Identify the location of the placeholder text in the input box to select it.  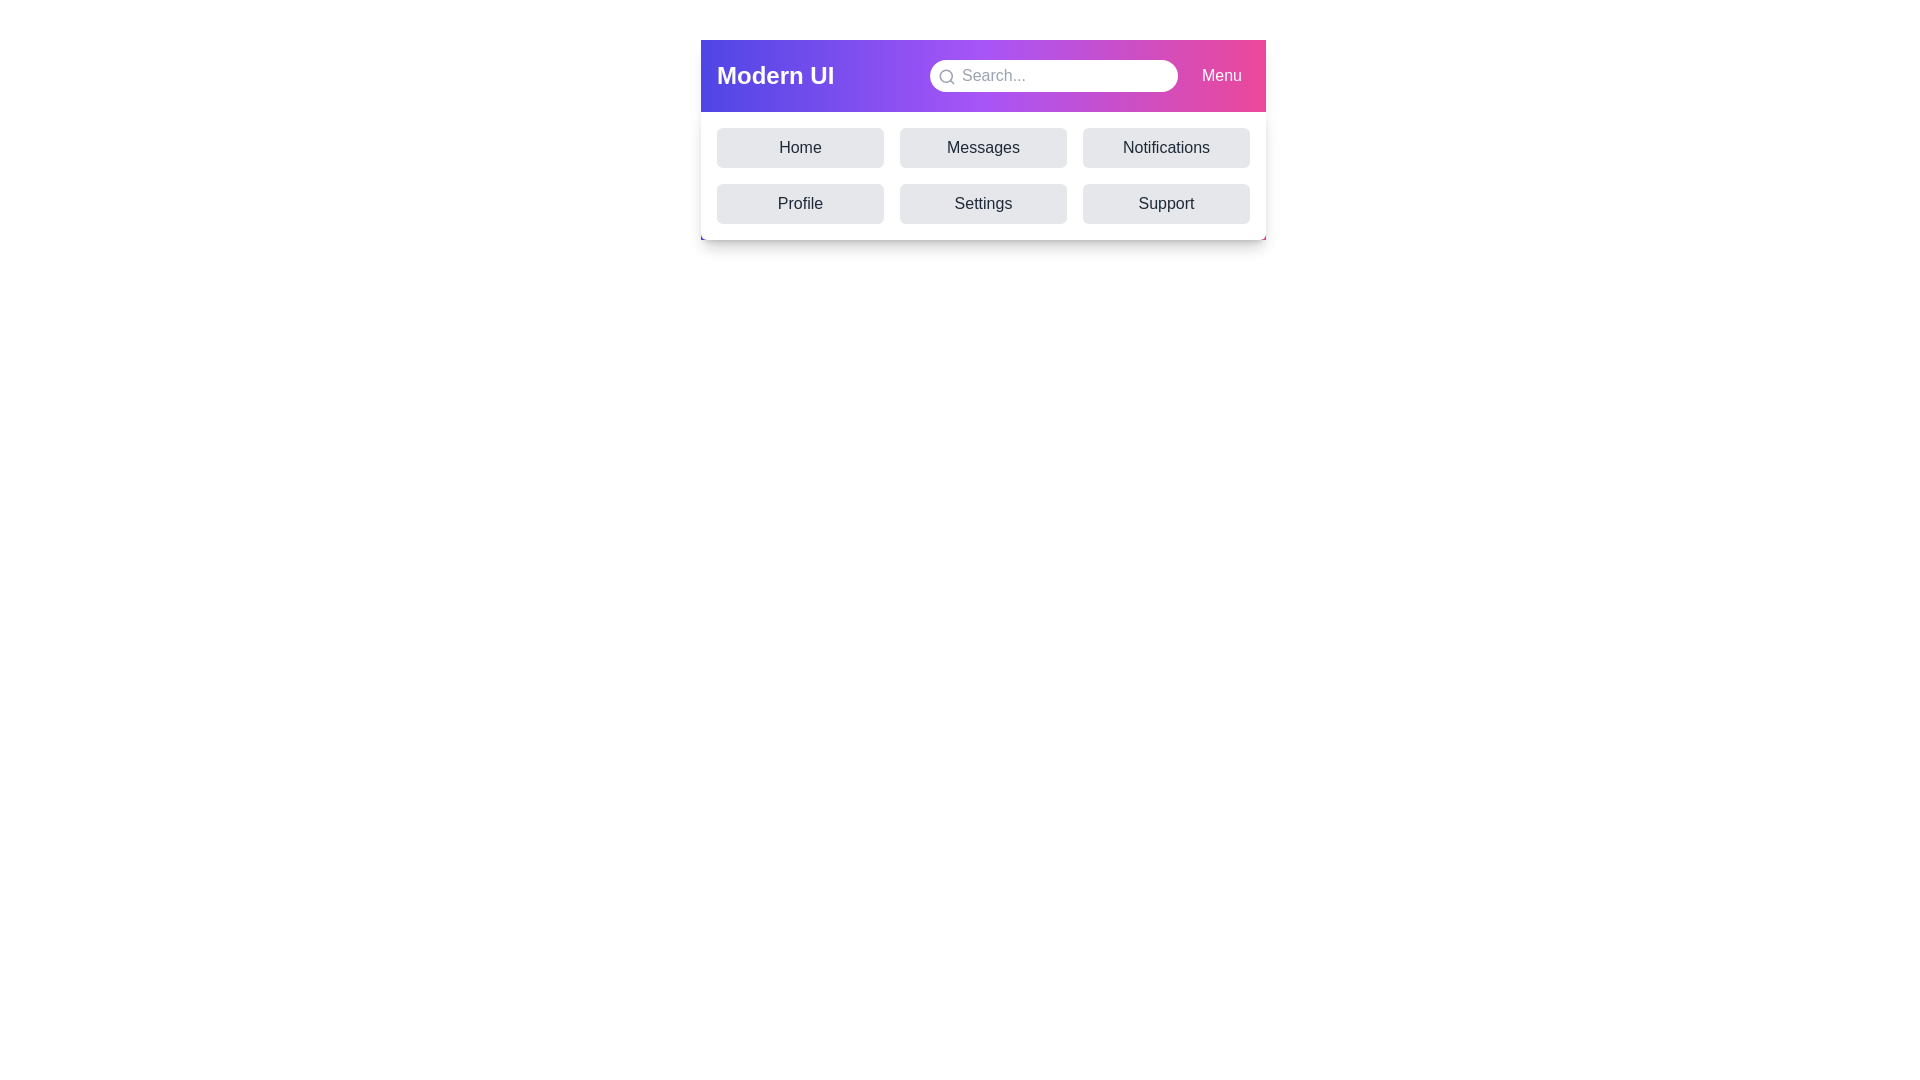
(1052, 75).